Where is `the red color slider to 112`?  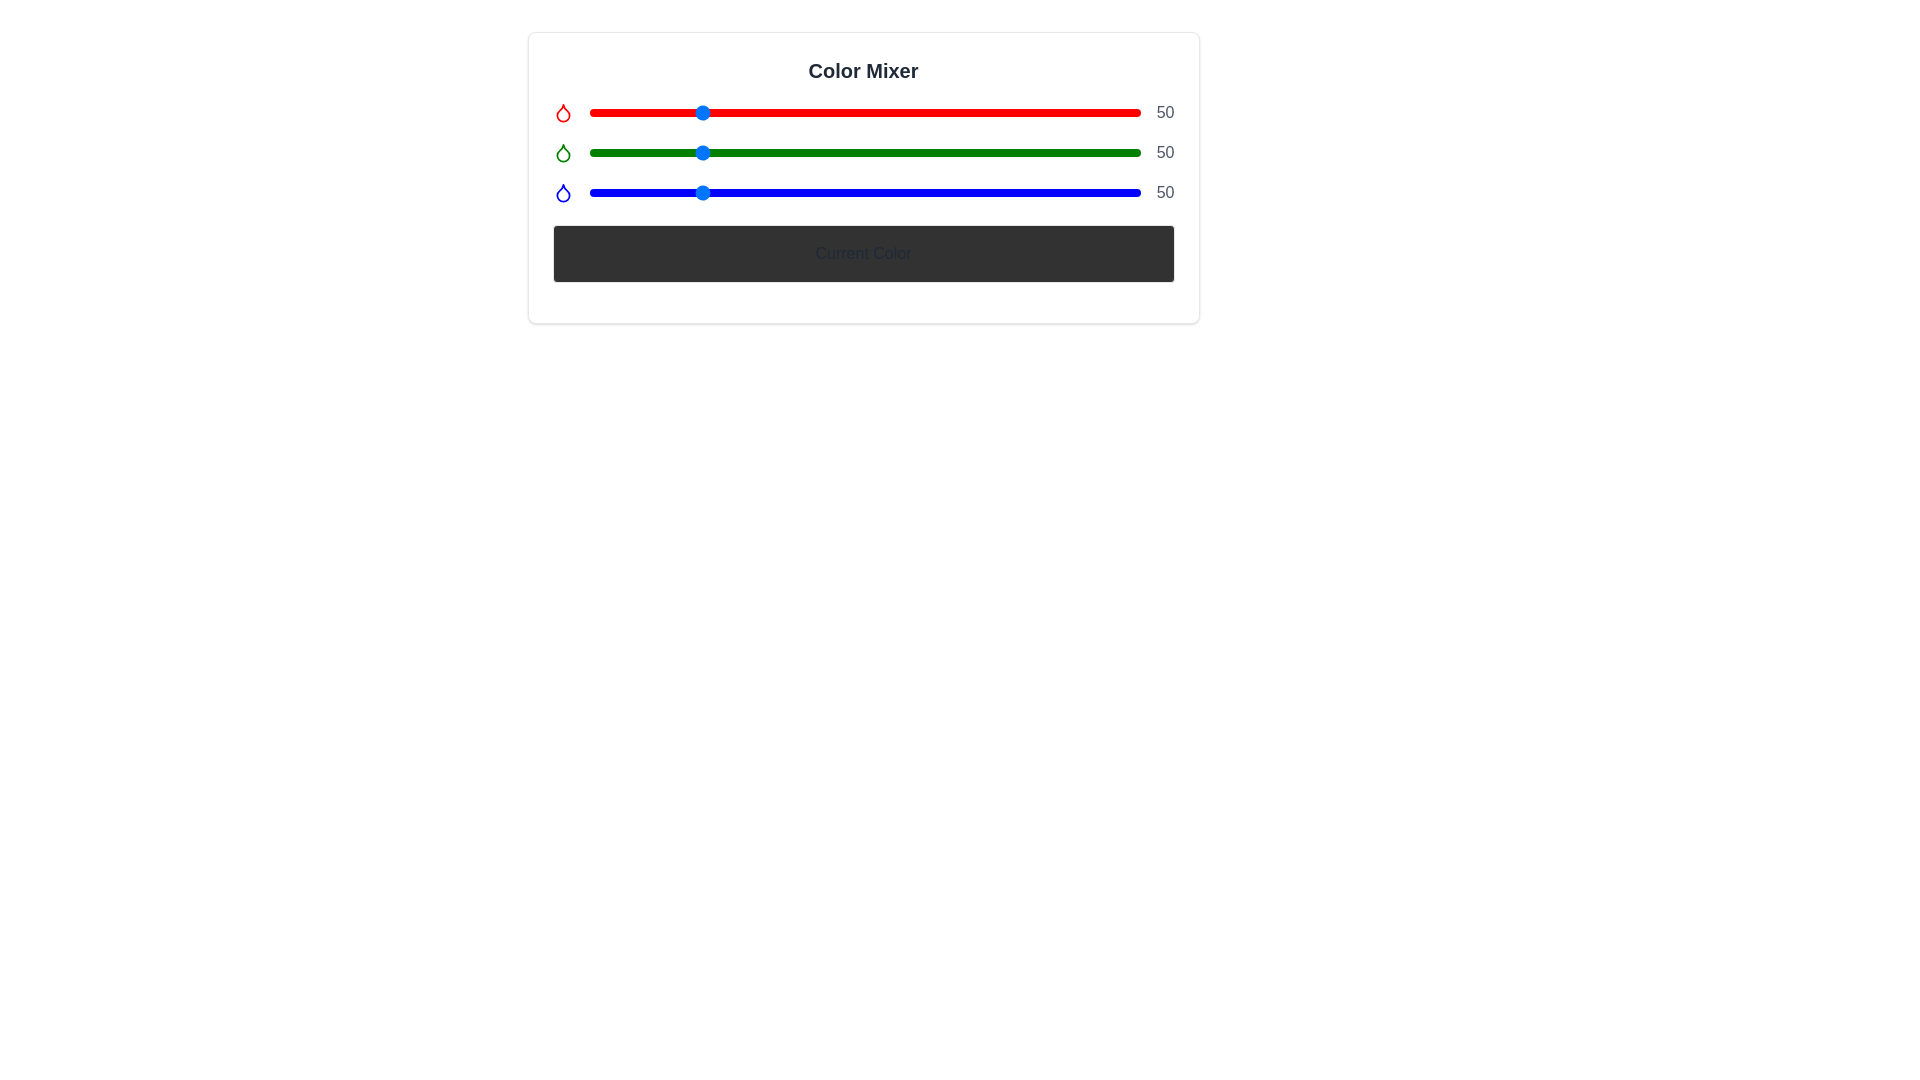 the red color slider to 112 is located at coordinates (831, 112).